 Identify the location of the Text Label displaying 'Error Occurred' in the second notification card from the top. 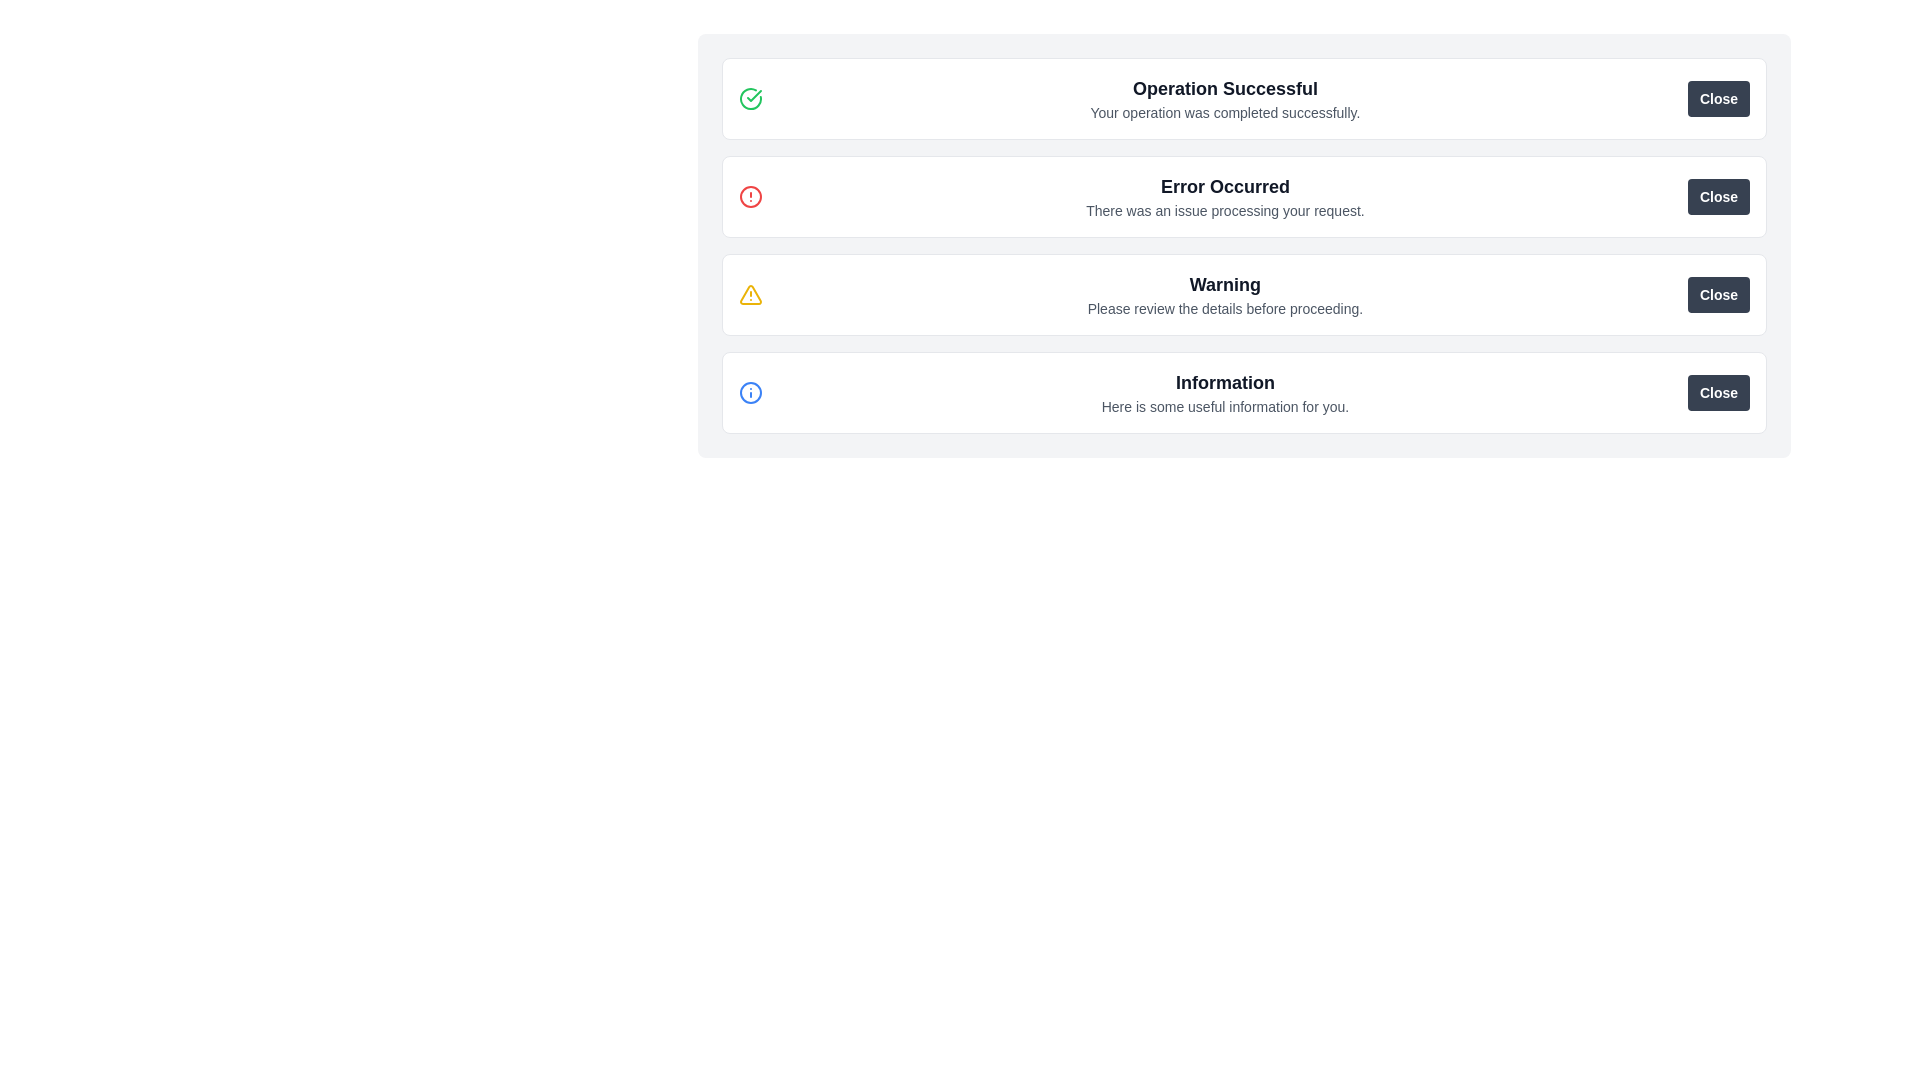
(1224, 186).